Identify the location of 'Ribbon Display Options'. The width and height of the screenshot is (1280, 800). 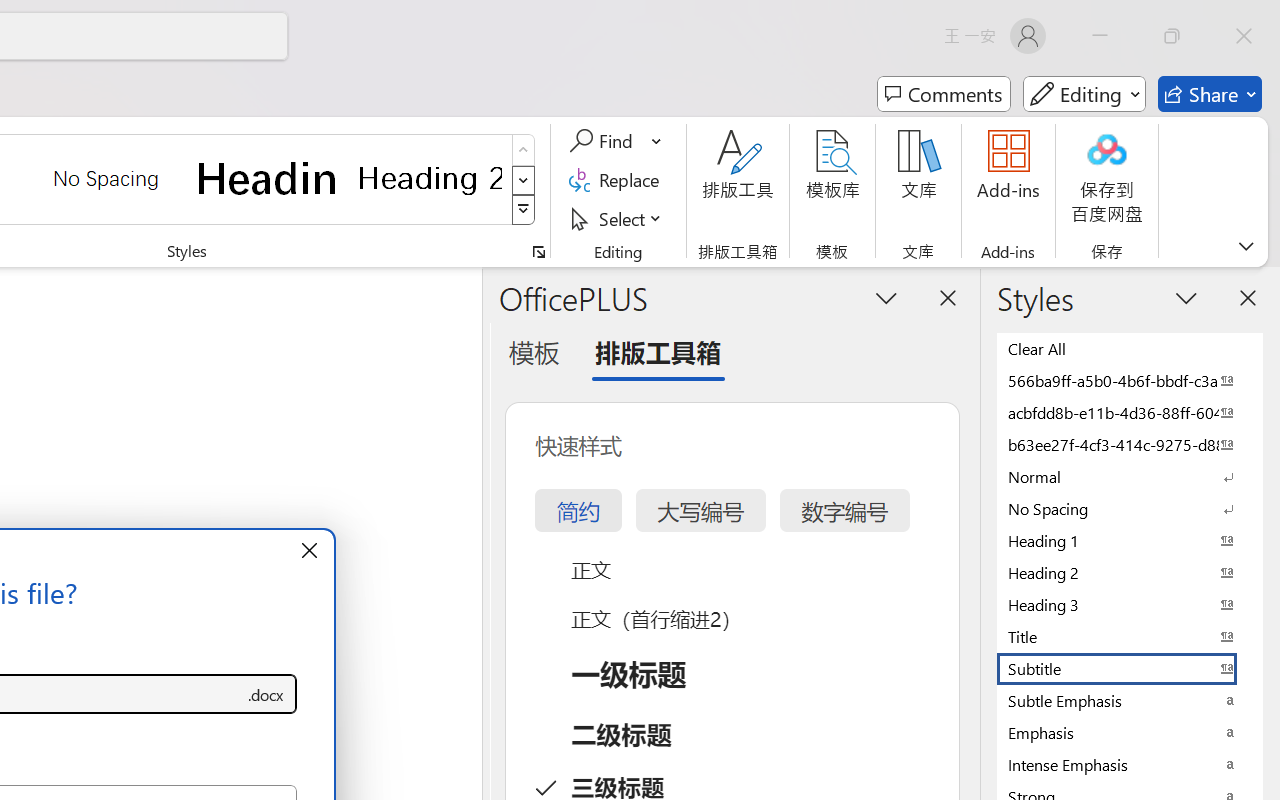
(1245, 245).